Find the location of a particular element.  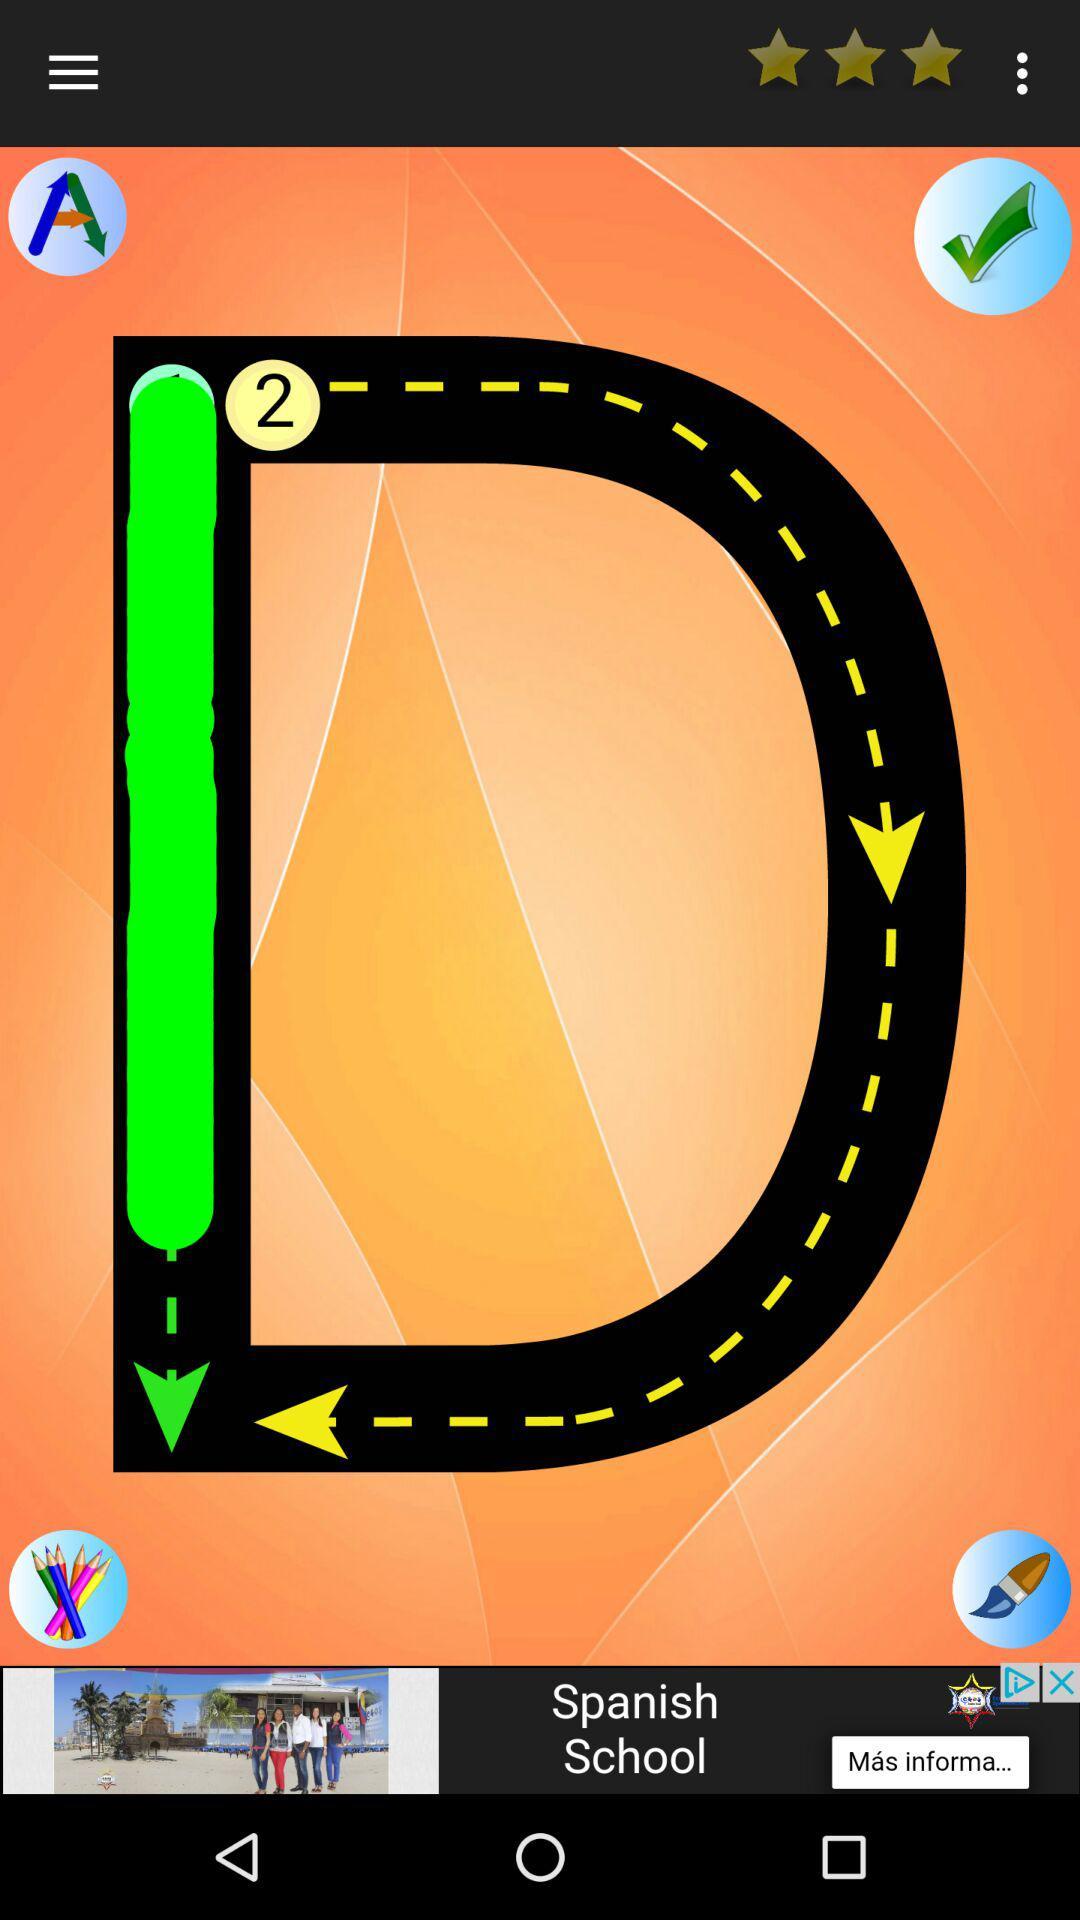

the check icon is located at coordinates (992, 236).